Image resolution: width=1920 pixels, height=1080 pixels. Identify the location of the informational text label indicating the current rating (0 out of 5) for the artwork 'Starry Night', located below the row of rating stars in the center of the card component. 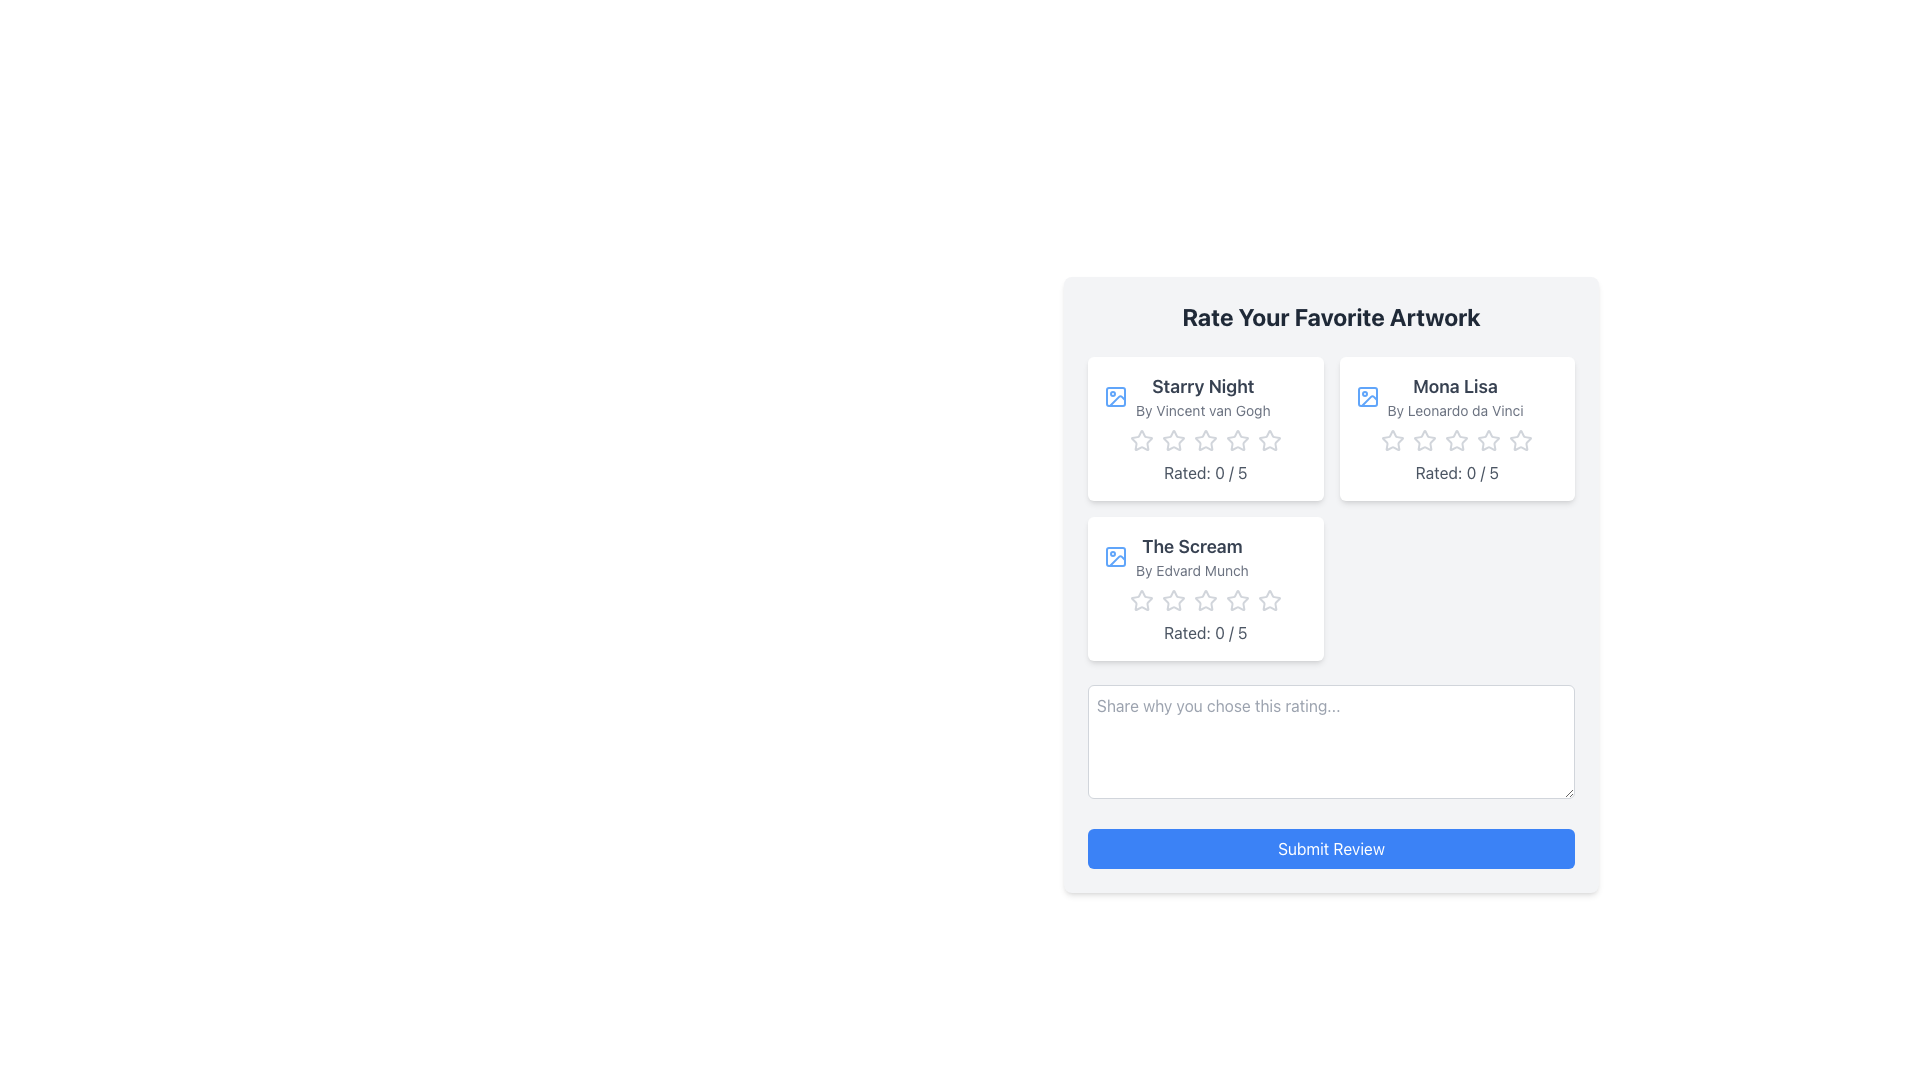
(1204, 473).